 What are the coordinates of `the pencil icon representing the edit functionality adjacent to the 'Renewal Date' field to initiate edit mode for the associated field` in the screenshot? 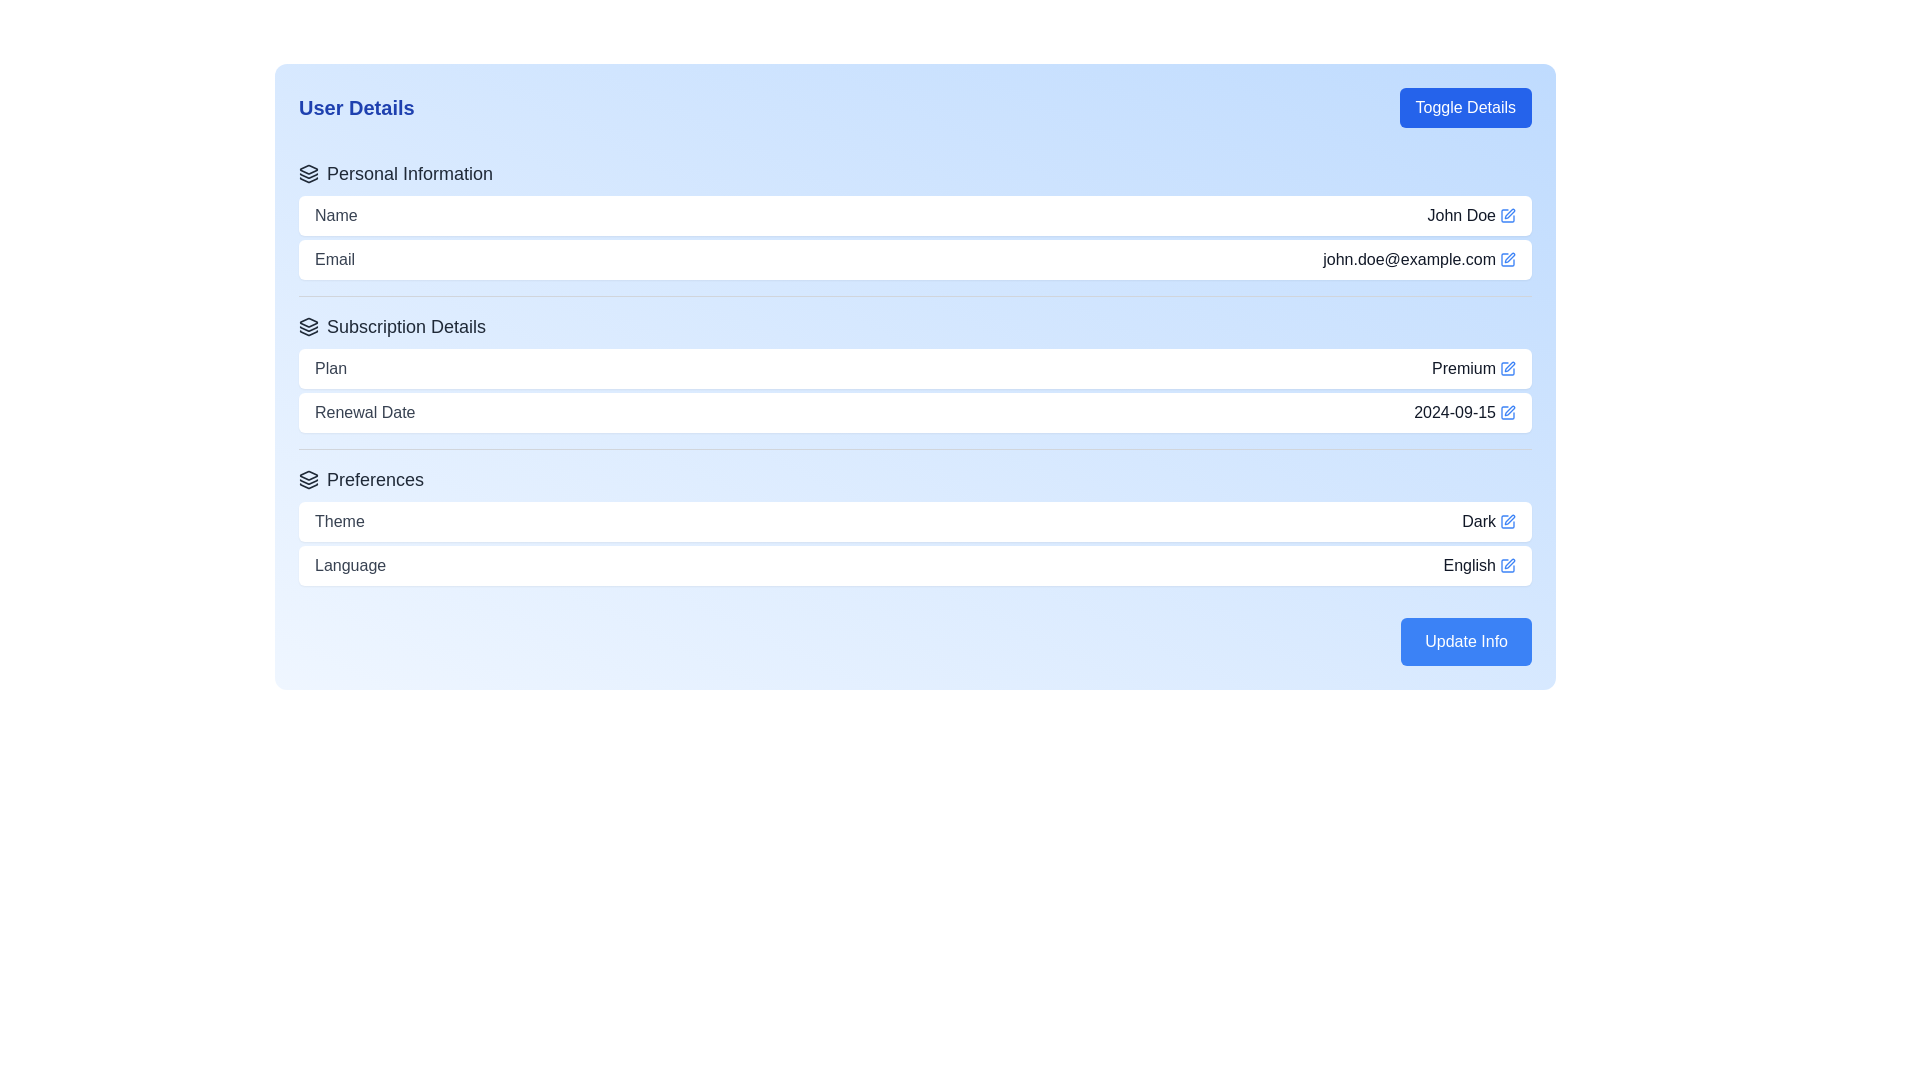 It's located at (1510, 410).